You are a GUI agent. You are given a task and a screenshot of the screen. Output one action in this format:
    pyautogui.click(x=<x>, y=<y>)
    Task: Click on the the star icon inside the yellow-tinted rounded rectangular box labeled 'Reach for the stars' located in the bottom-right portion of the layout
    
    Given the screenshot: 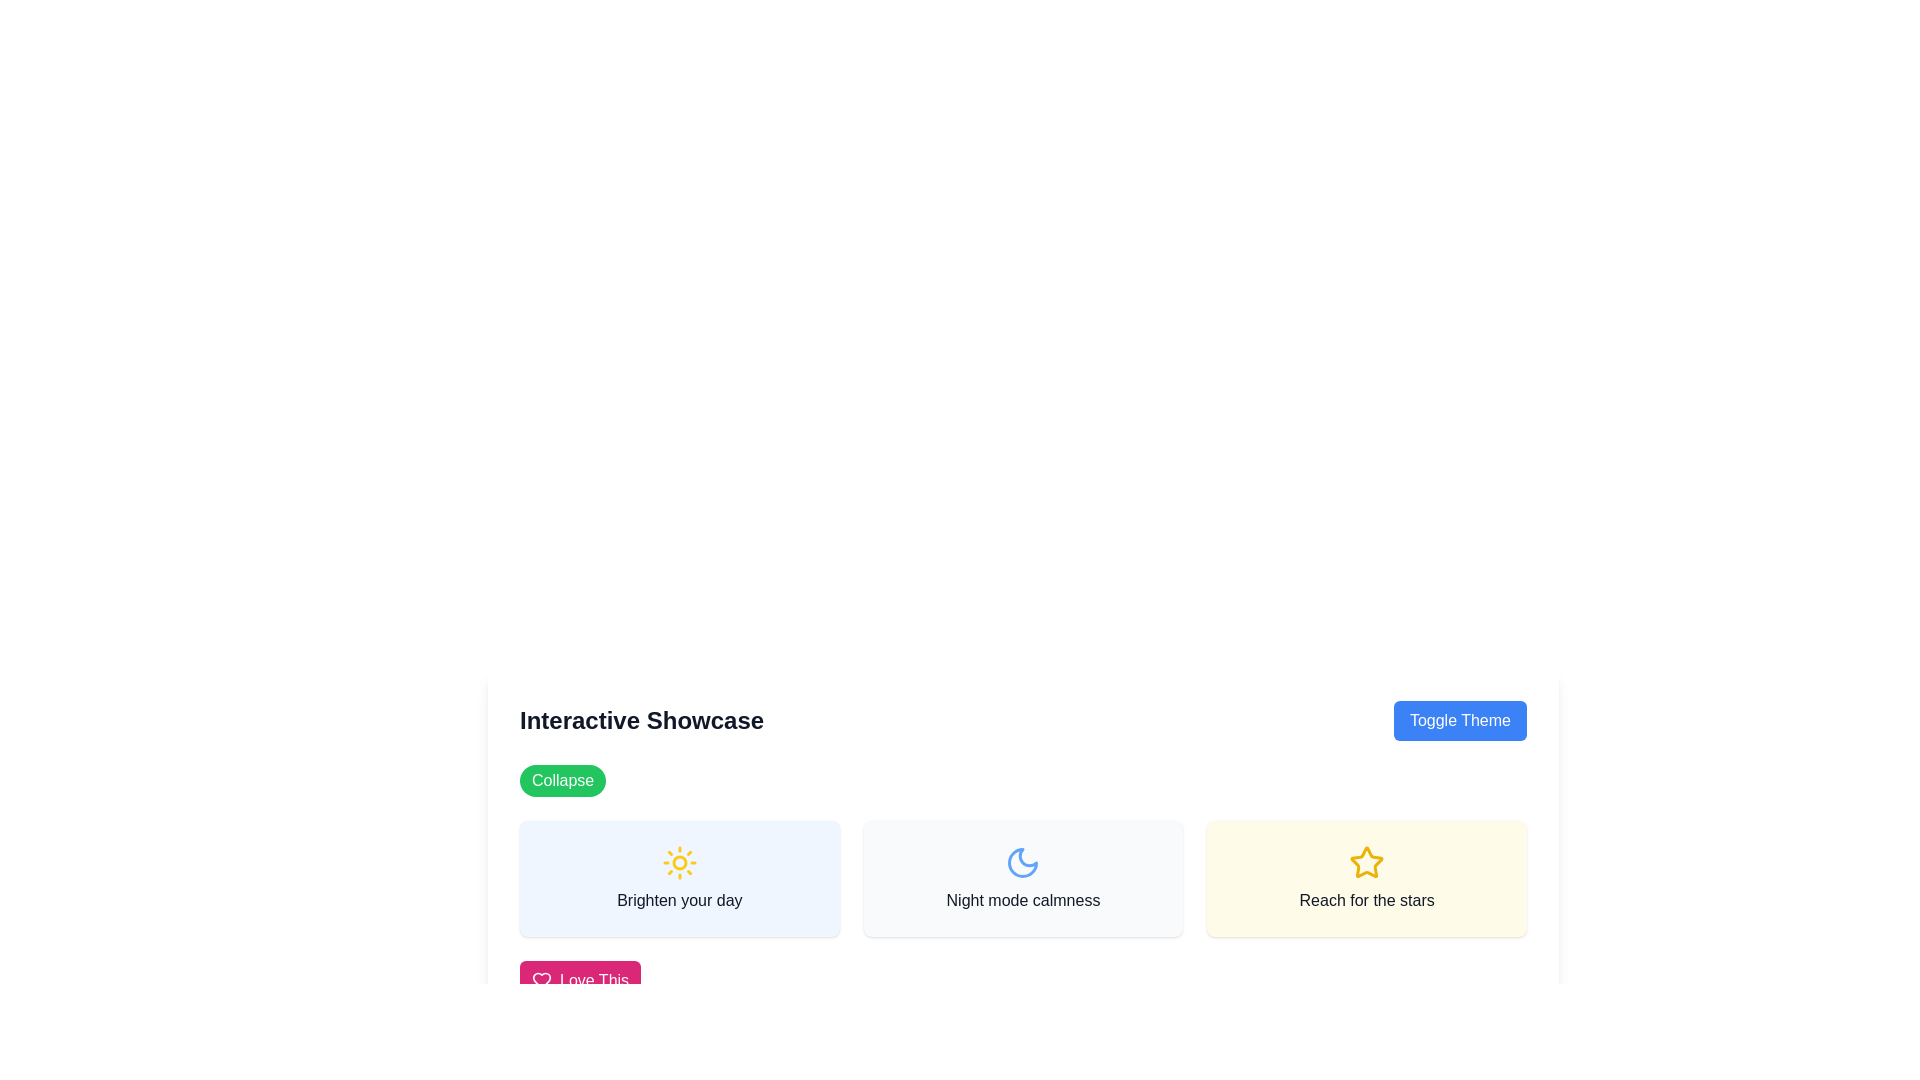 What is the action you would take?
    pyautogui.click(x=1366, y=862)
    